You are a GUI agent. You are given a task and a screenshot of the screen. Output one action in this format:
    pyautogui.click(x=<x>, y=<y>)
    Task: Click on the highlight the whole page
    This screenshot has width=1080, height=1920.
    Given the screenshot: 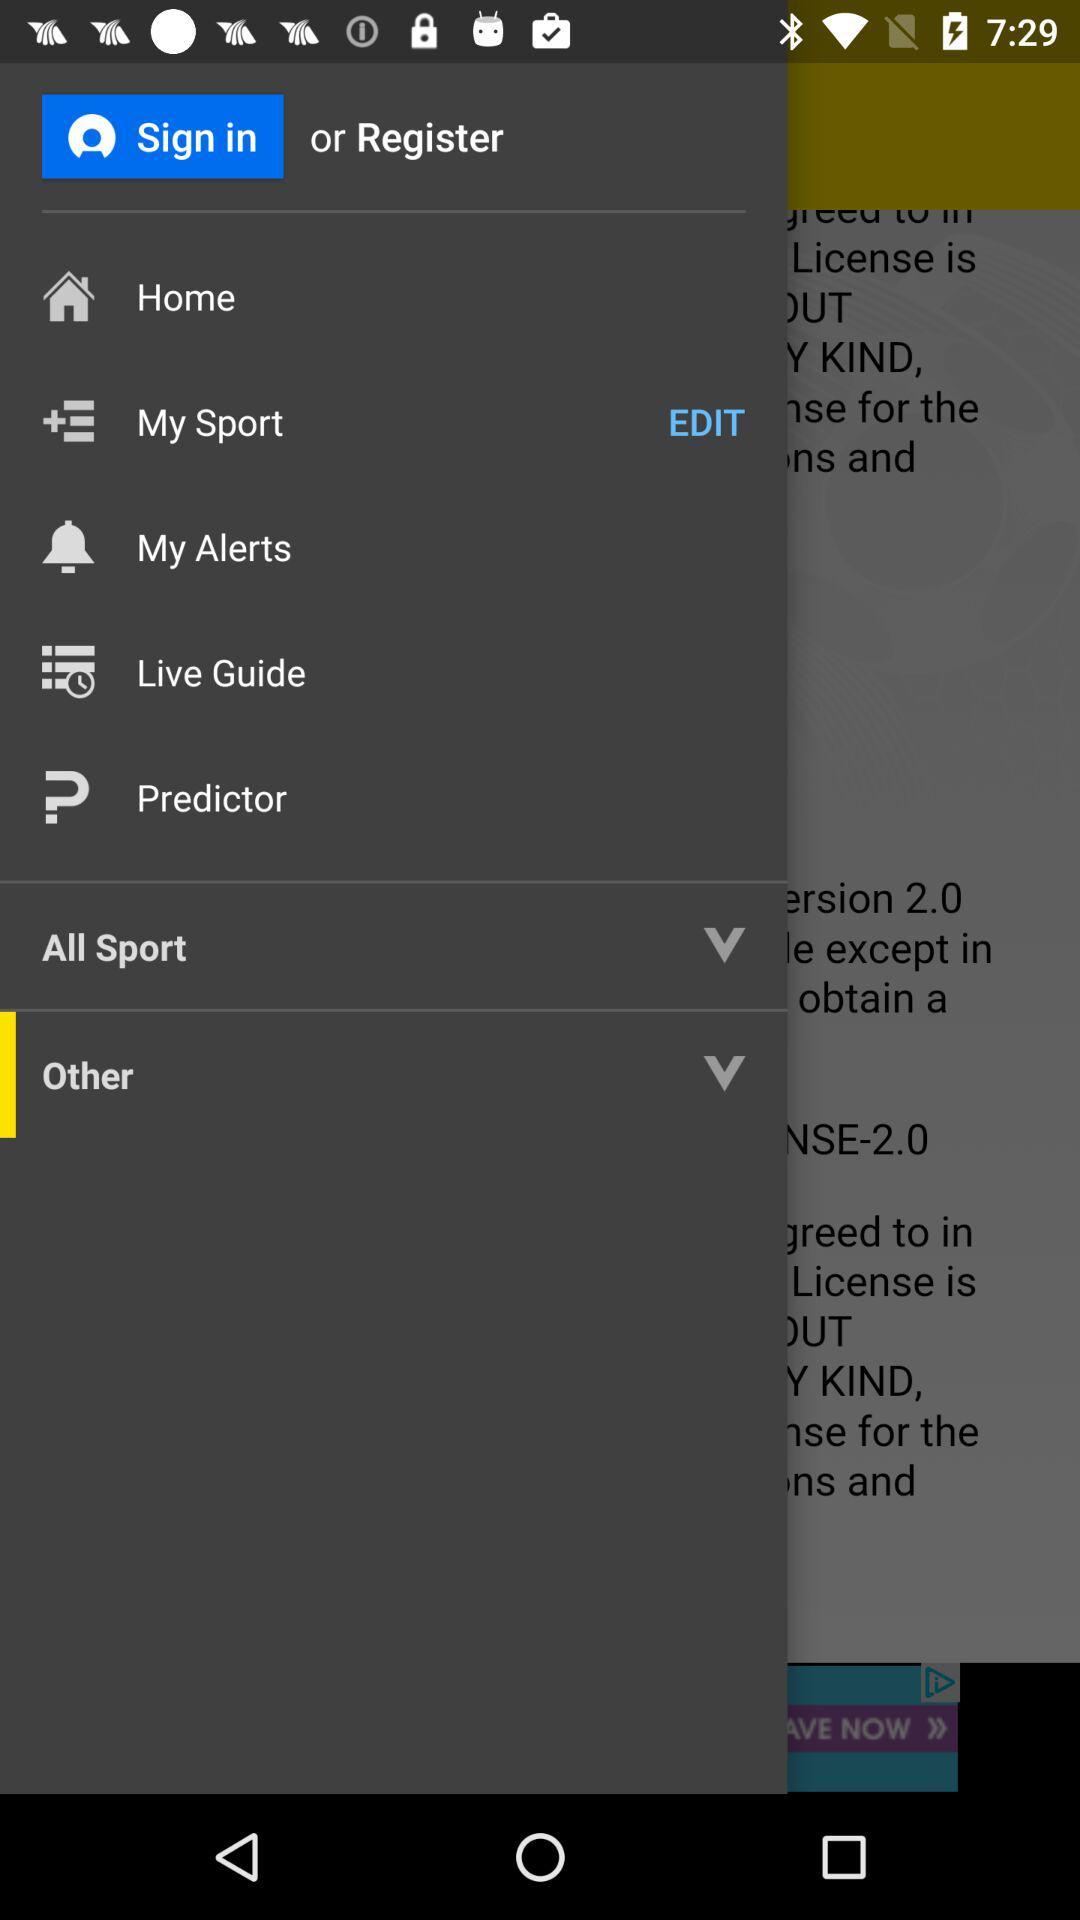 What is the action you would take?
    pyautogui.click(x=540, y=935)
    